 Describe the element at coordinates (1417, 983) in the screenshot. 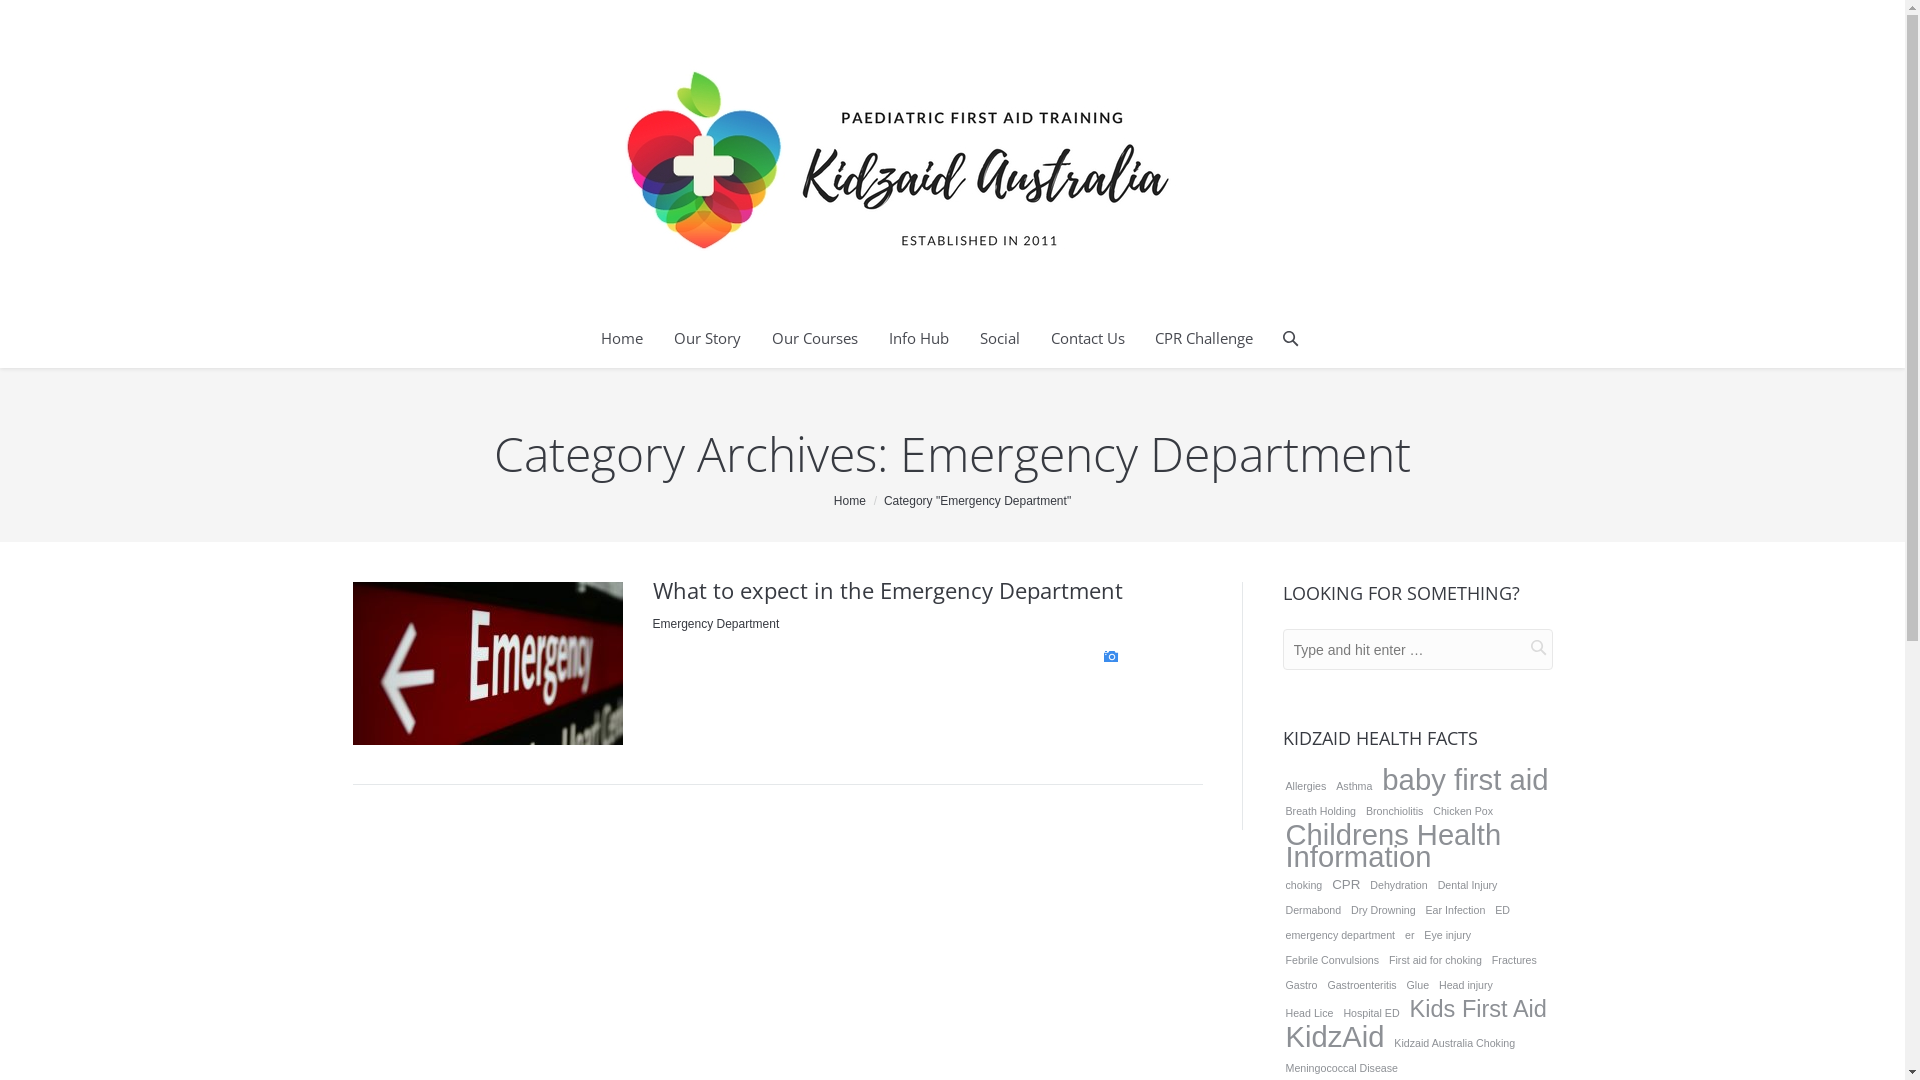

I see `'Glue'` at that location.